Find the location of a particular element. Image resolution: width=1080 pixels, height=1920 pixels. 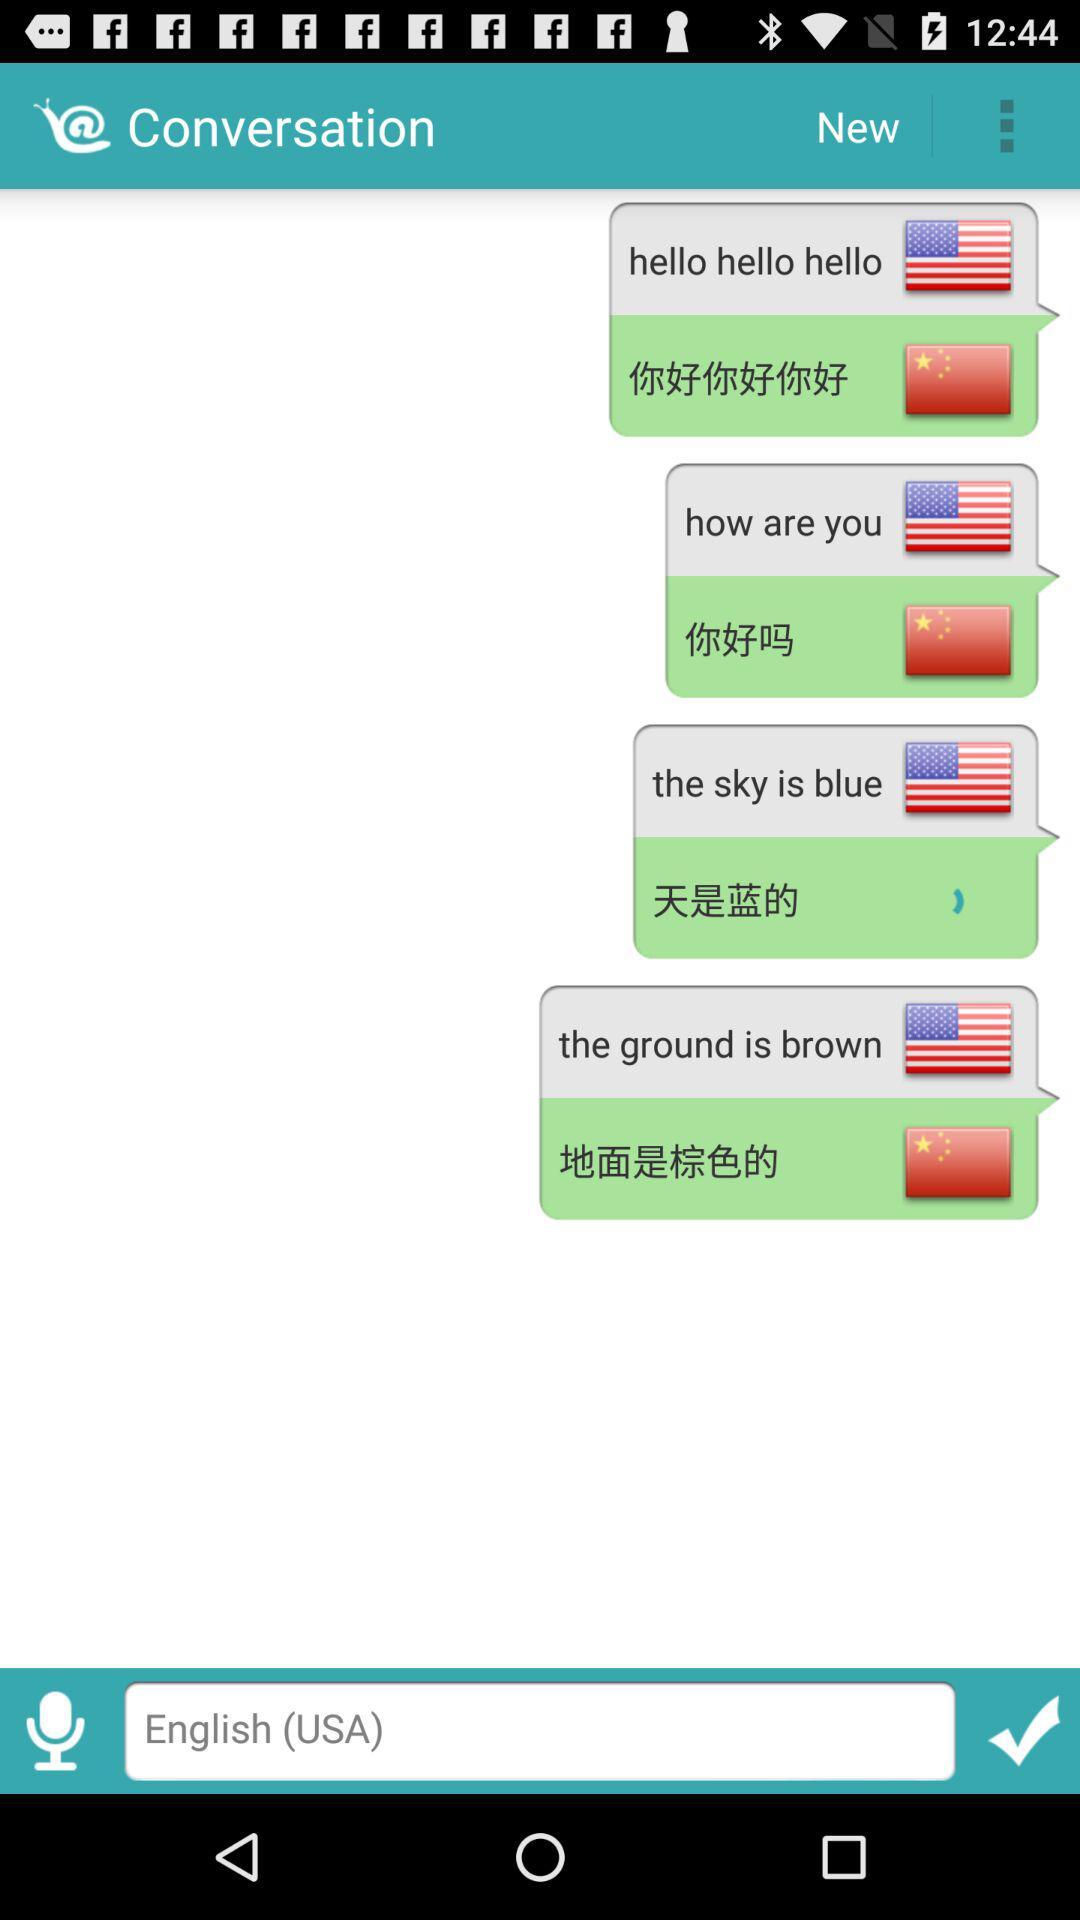

the check icon is located at coordinates (1024, 1851).